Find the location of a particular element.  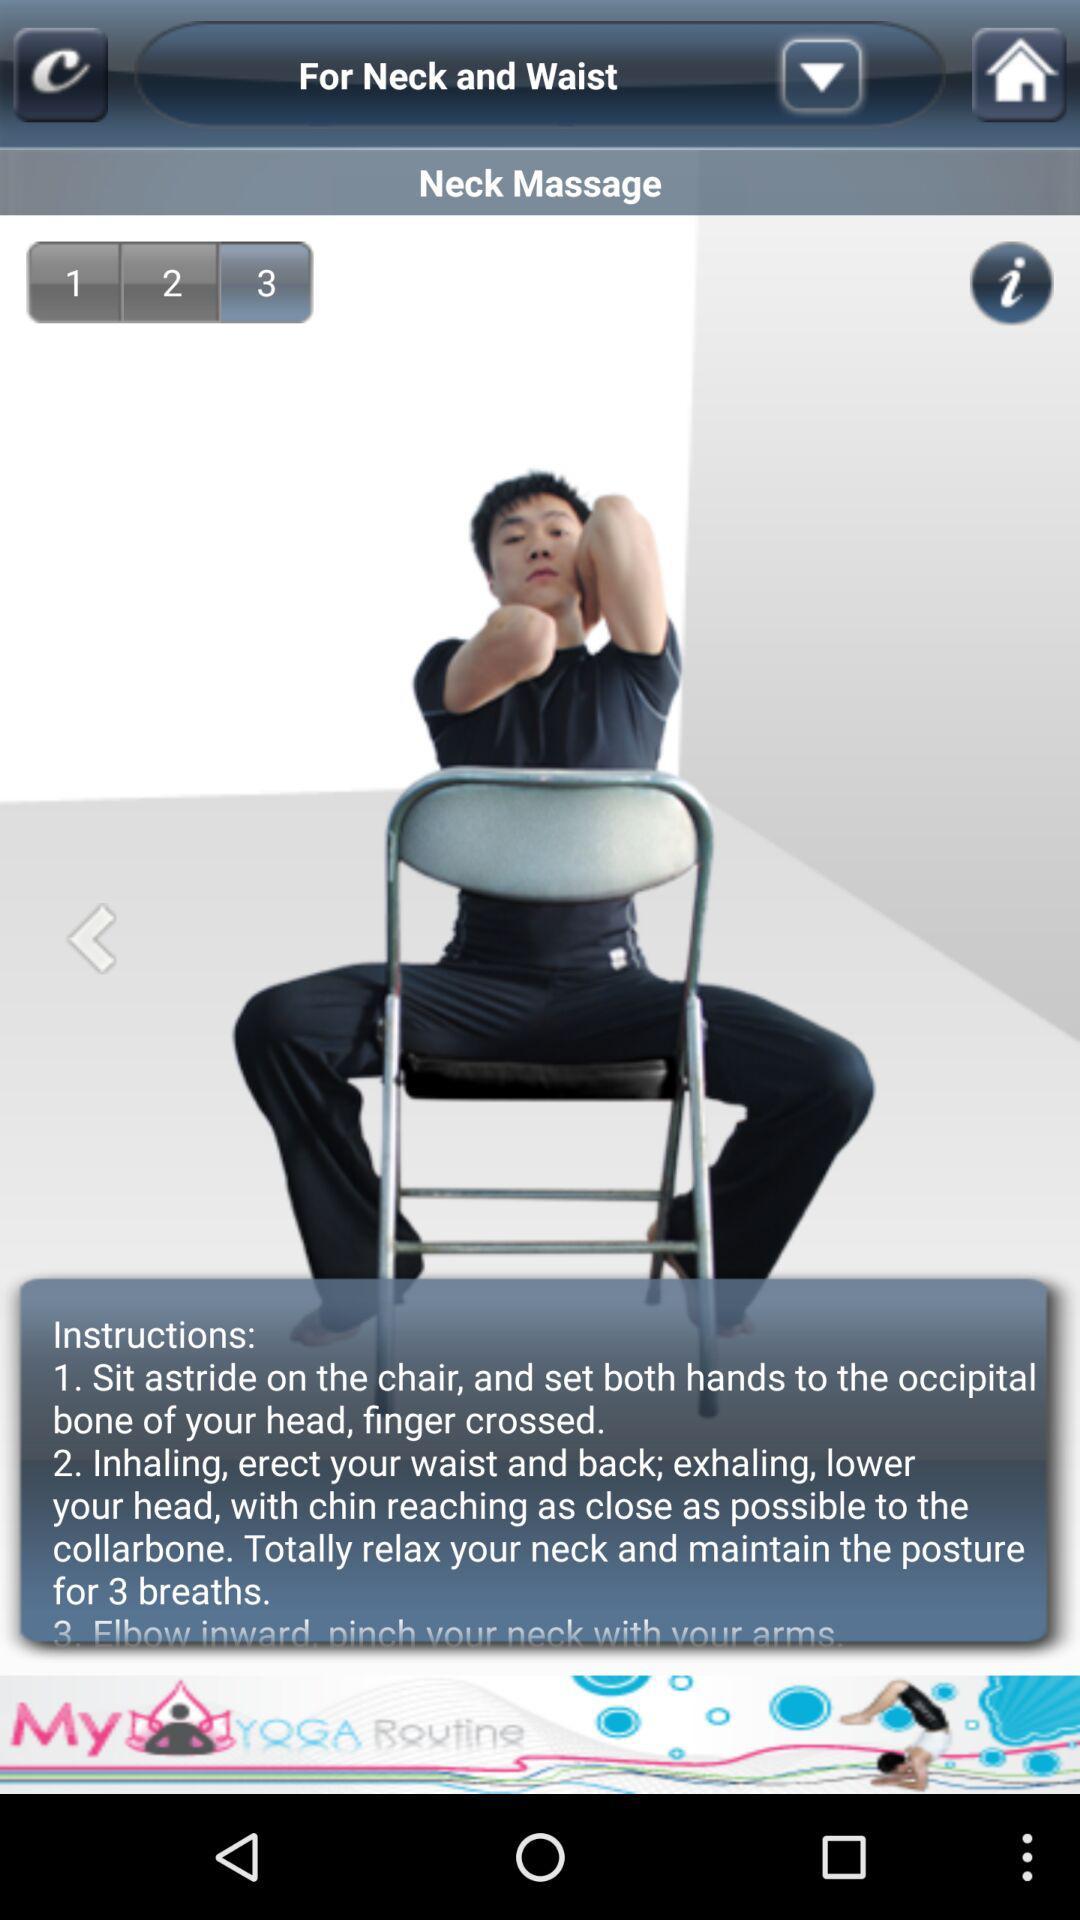

down button is located at coordinates (853, 75).